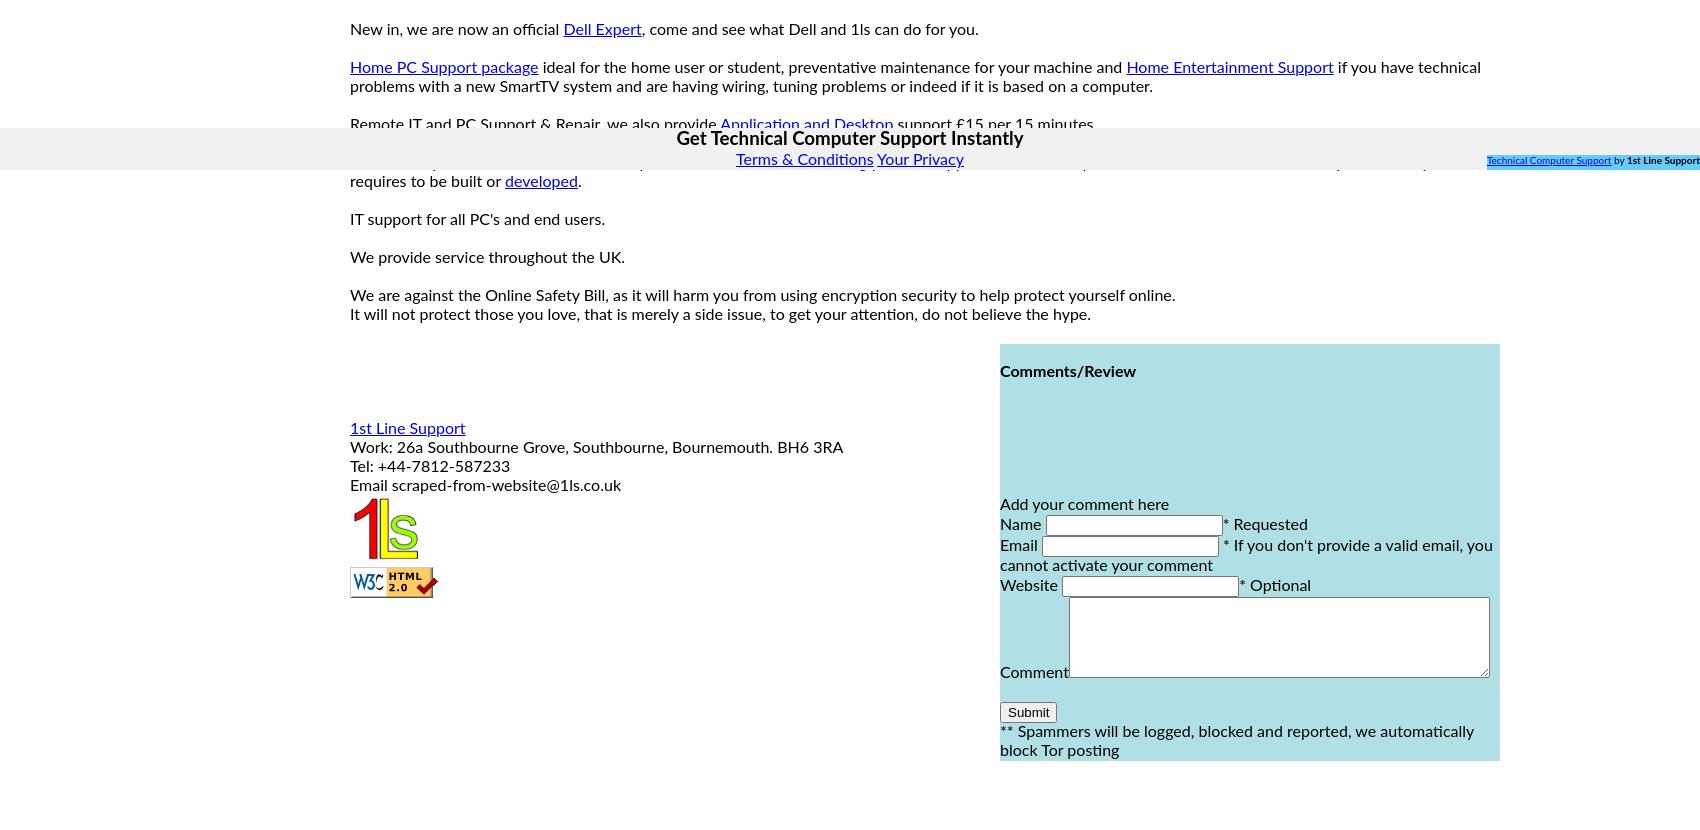 The height and width of the screenshot is (830, 1700). What do you see at coordinates (429, 466) in the screenshot?
I see `'Tel: +44-7812-587233'` at bounding box center [429, 466].